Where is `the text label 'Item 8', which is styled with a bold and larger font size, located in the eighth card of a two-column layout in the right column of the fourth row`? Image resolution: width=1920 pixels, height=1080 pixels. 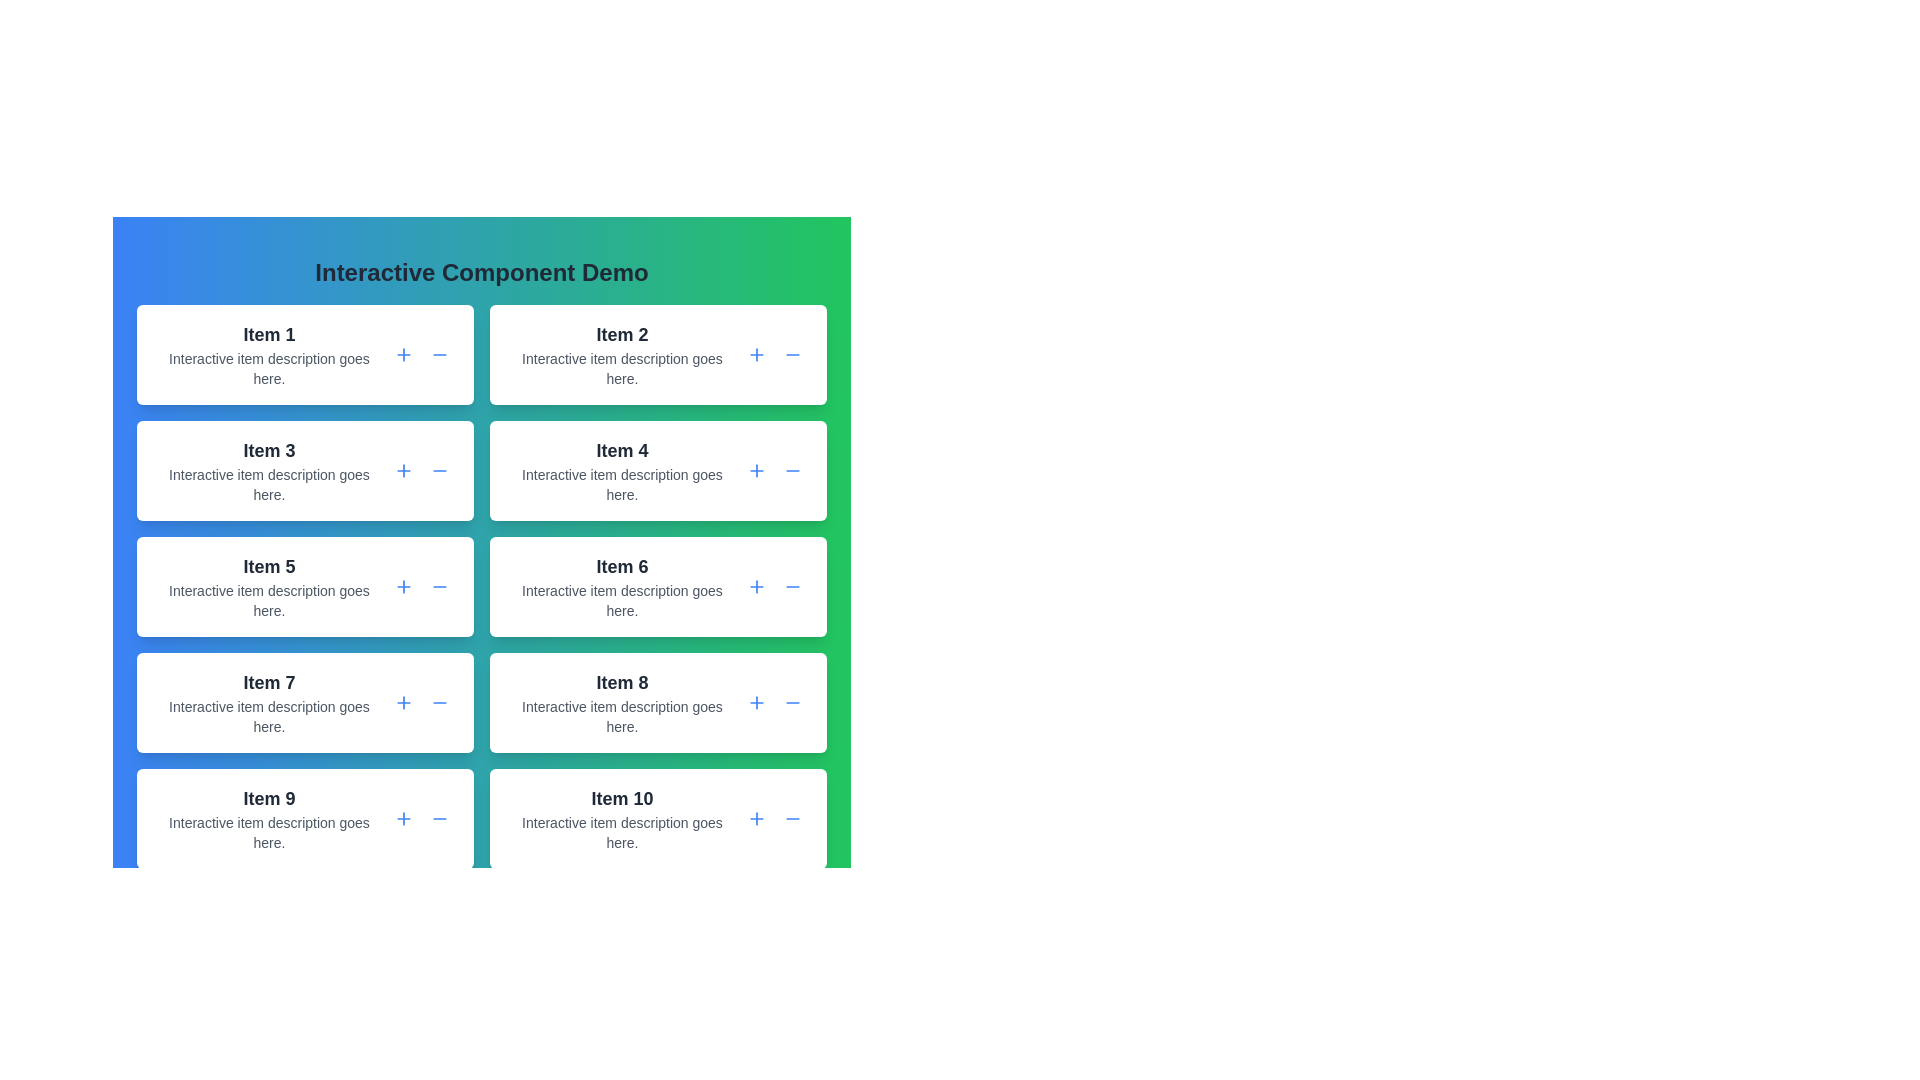 the text label 'Item 8', which is styled with a bold and larger font size, located in the eighth card of a two-column layout in the right column of the fourth row is located at coordinates (621, 681).